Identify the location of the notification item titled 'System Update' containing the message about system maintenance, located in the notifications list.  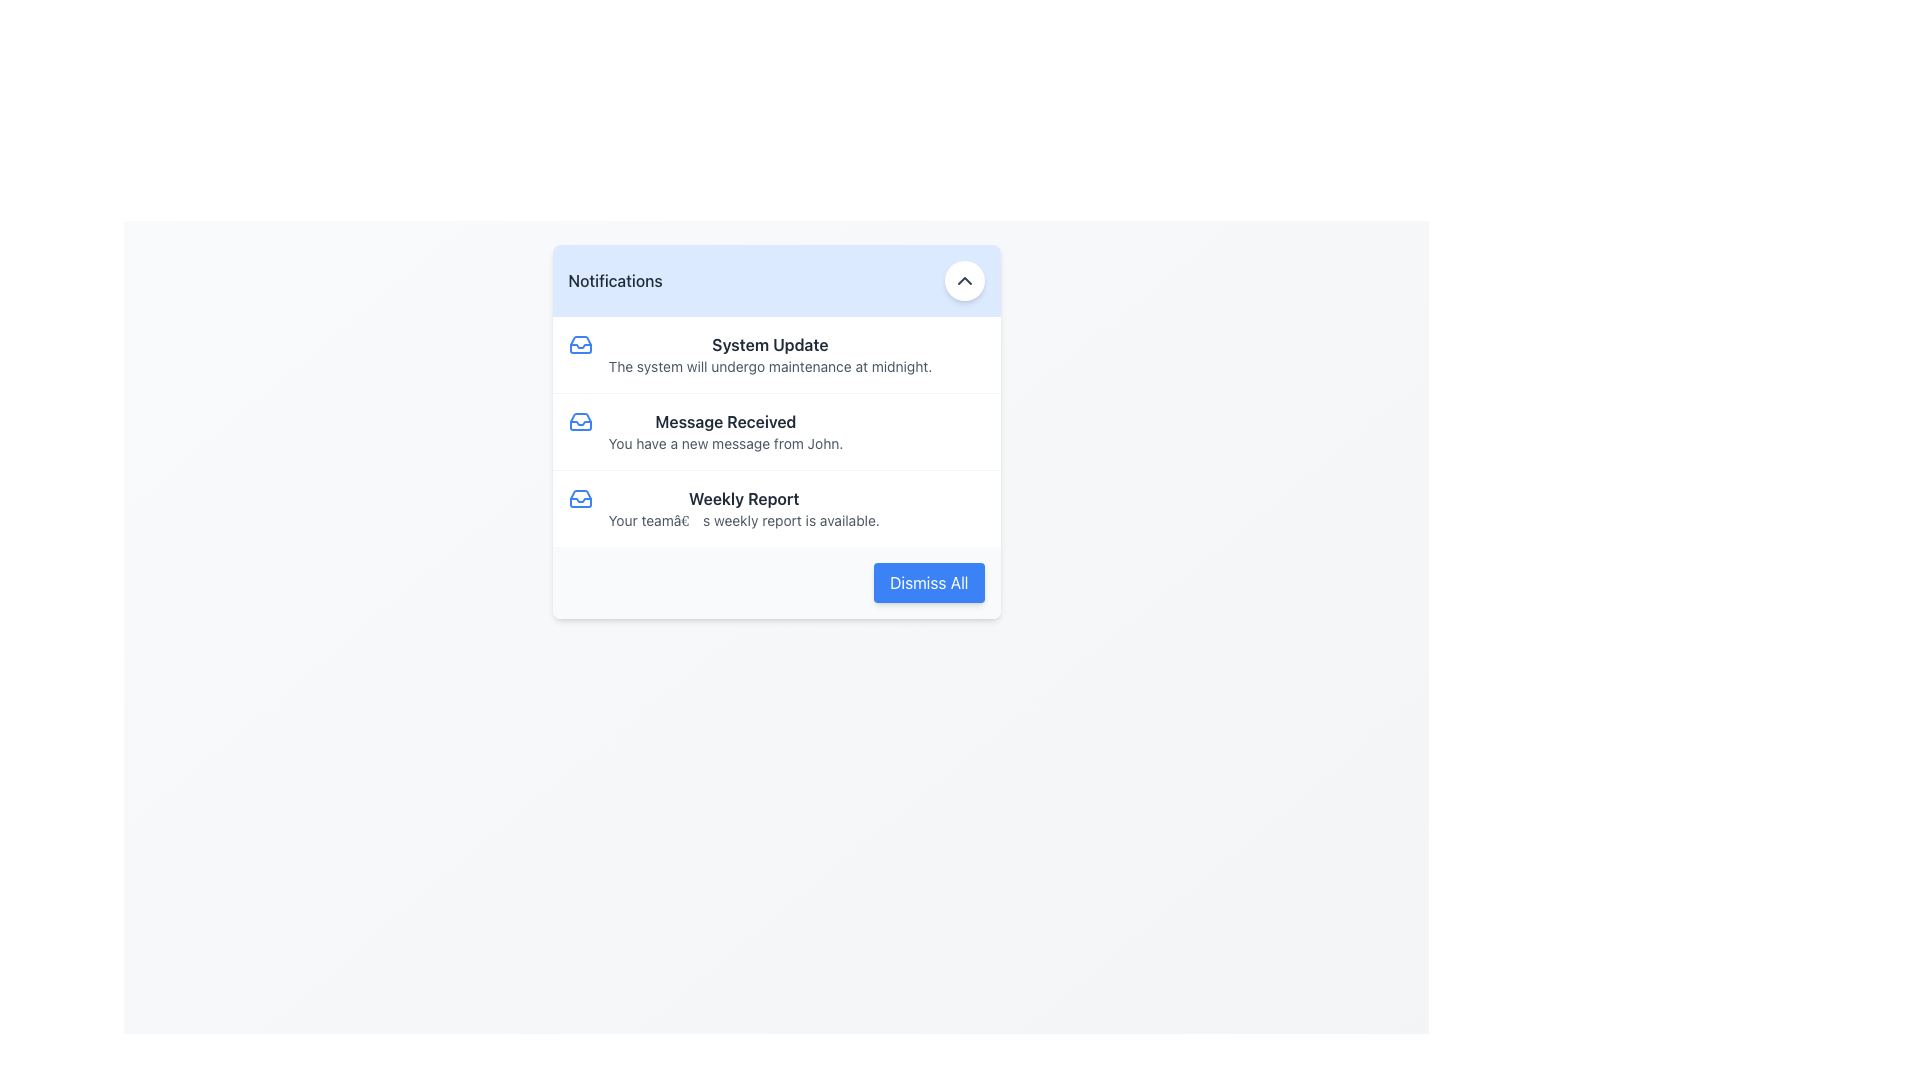
(775, 353).